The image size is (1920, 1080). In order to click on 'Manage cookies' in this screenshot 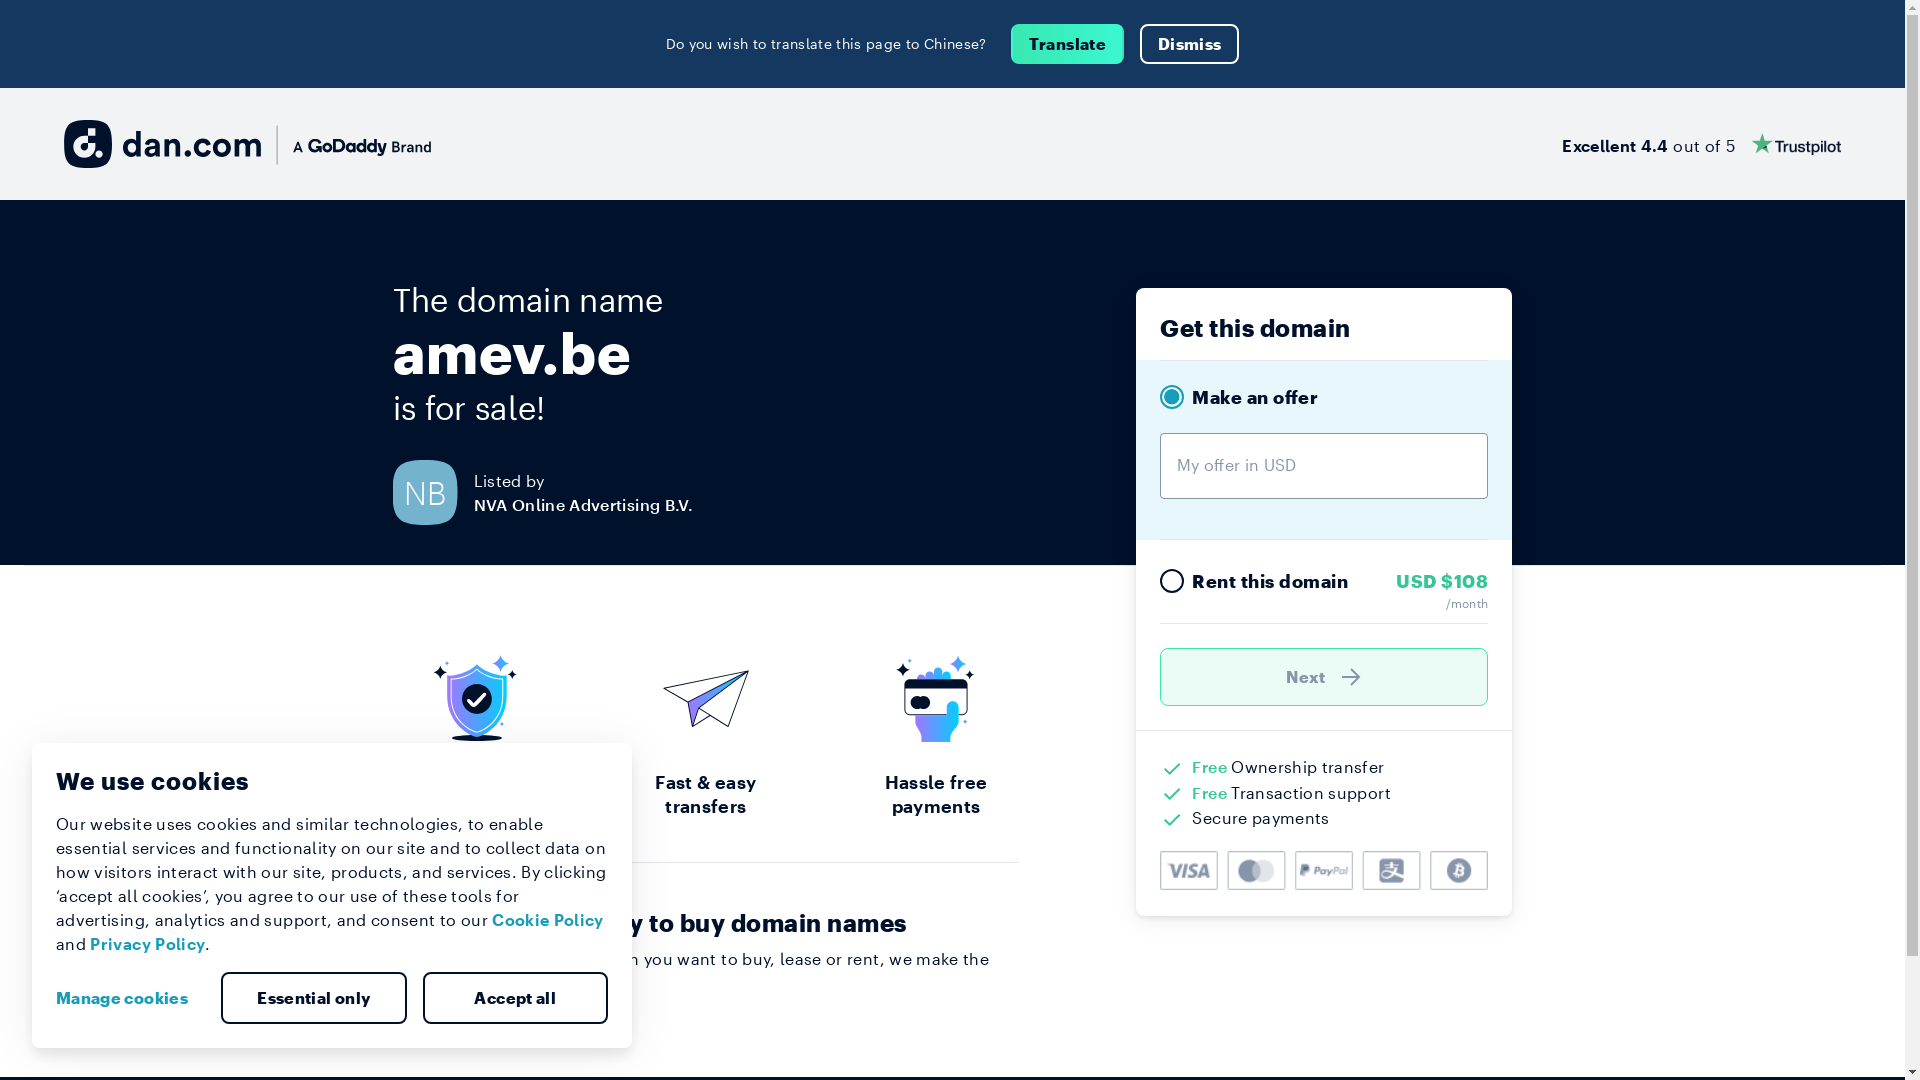, I will do `click(128, 998)`.